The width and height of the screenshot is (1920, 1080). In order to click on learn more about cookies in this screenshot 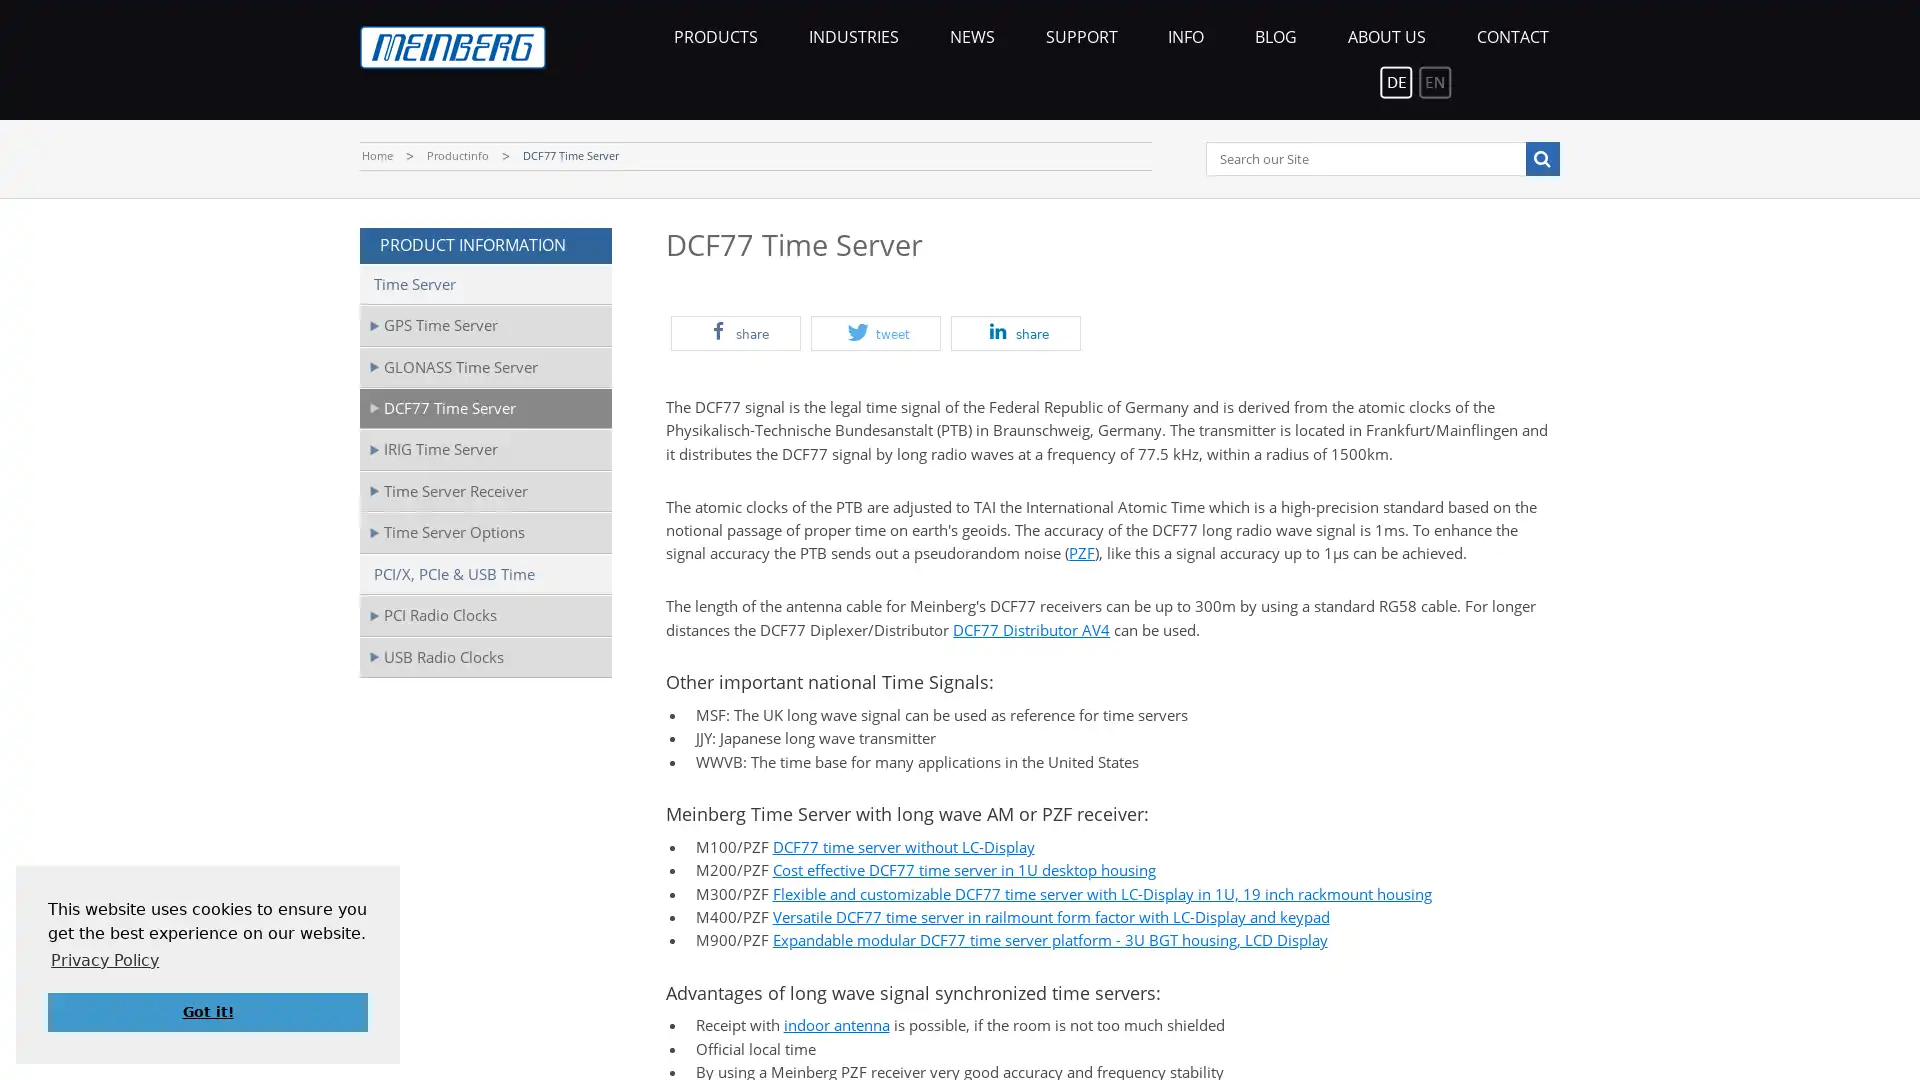, I will do `click(104, 959)`.